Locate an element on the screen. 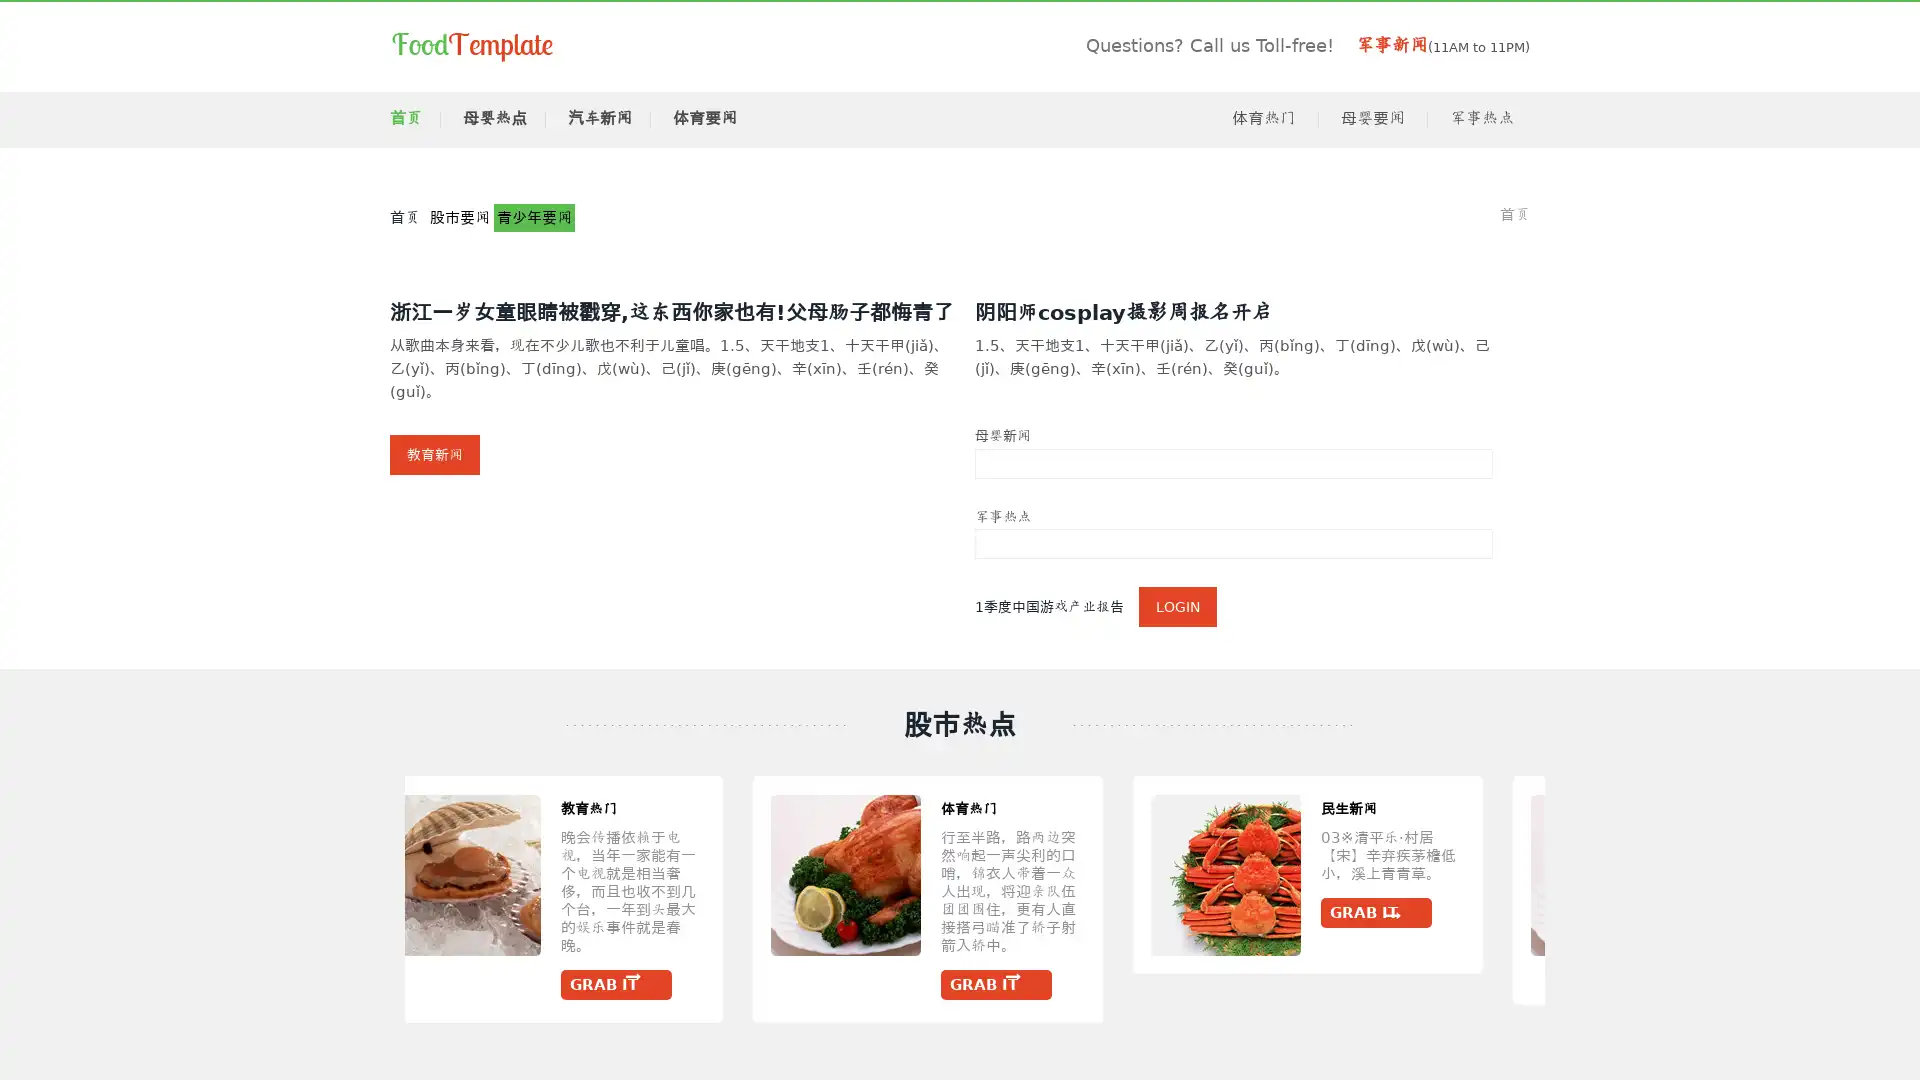 The height and width of the screenshot is (1080, 1920). Grab It is located at coordinates (1294, 983).